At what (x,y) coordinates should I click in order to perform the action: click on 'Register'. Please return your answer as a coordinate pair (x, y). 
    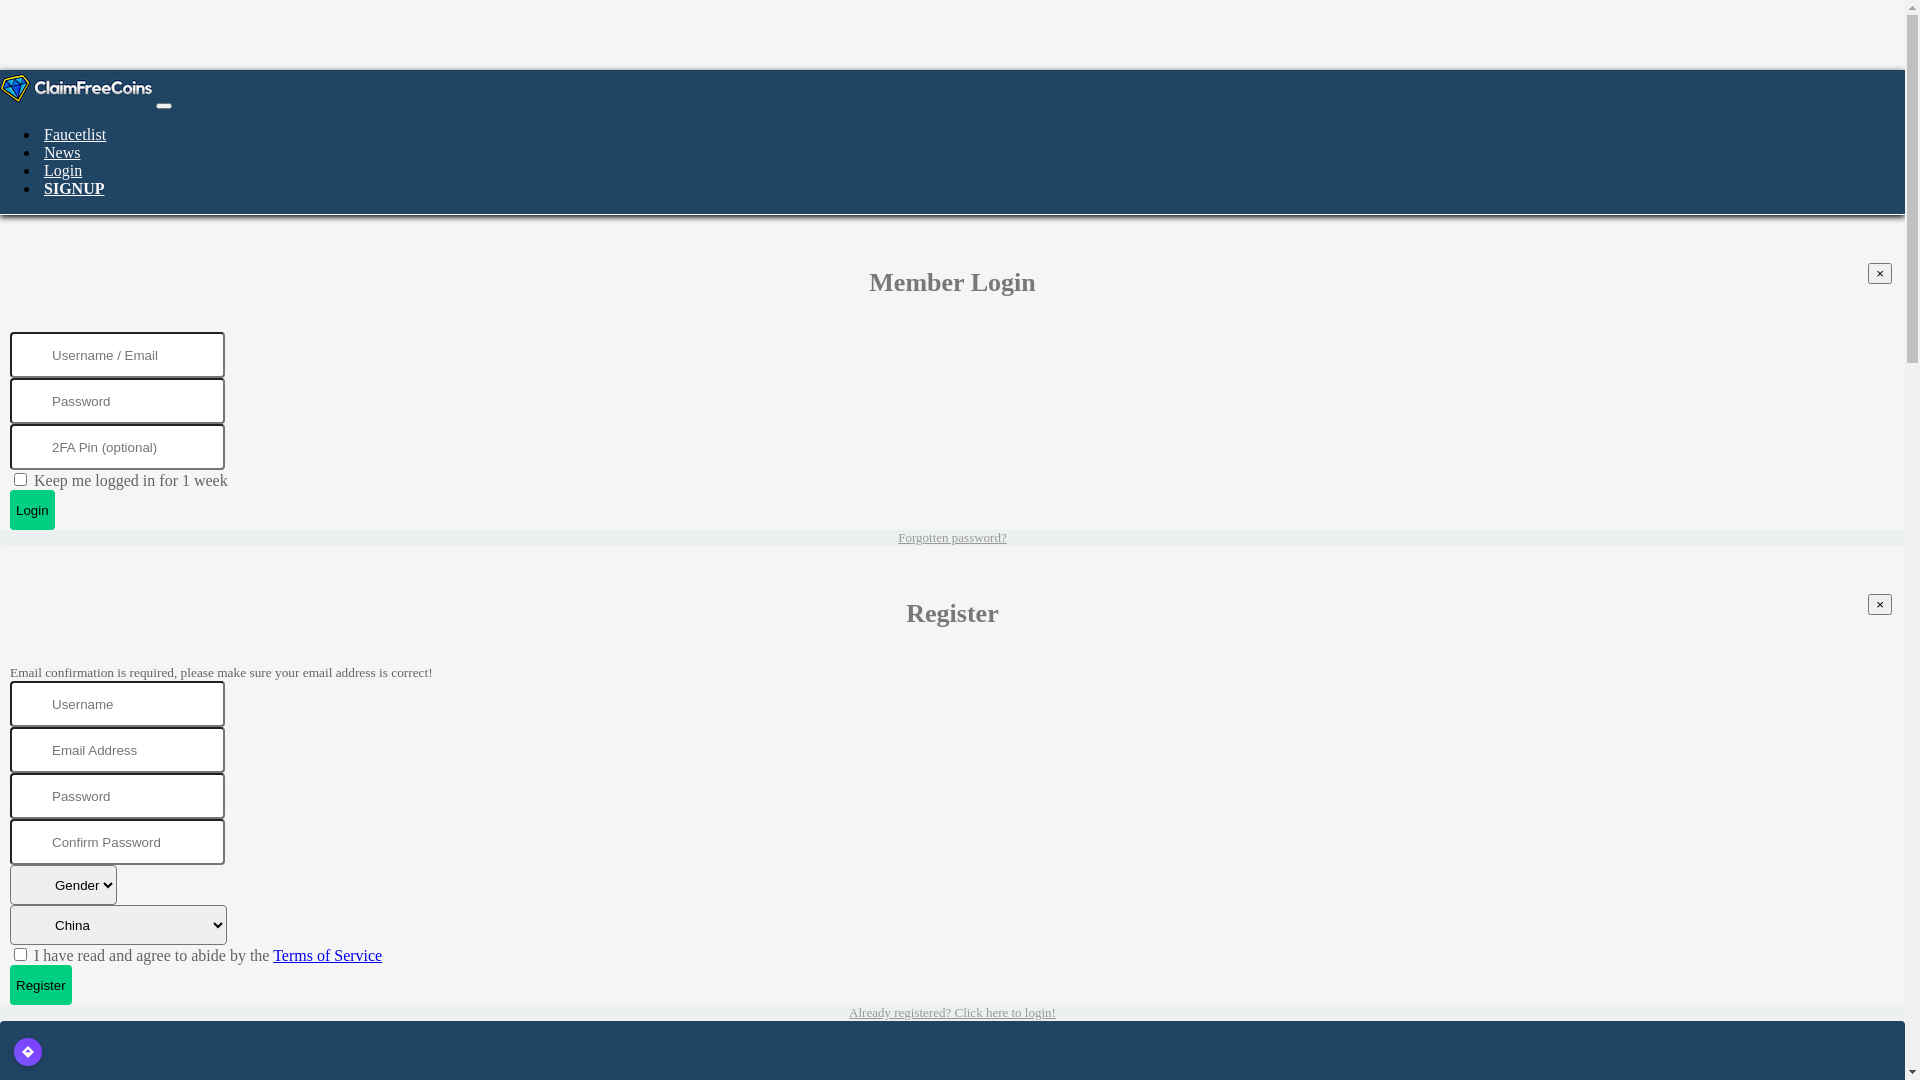
    Looking at the image, I should click on (9, 983).